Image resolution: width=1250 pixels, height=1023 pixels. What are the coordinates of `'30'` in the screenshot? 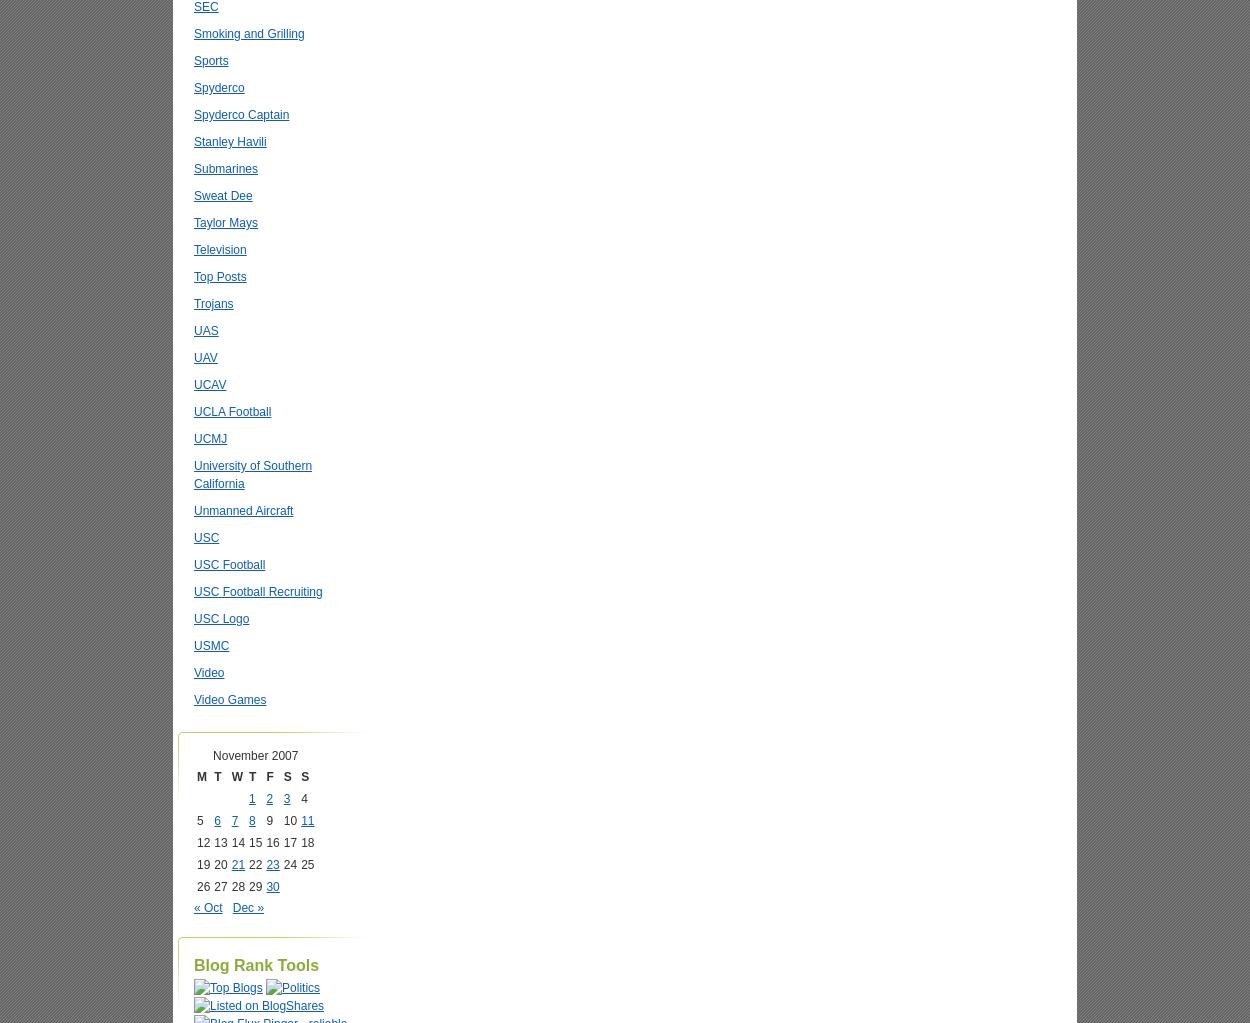 It's located at (272, 887).